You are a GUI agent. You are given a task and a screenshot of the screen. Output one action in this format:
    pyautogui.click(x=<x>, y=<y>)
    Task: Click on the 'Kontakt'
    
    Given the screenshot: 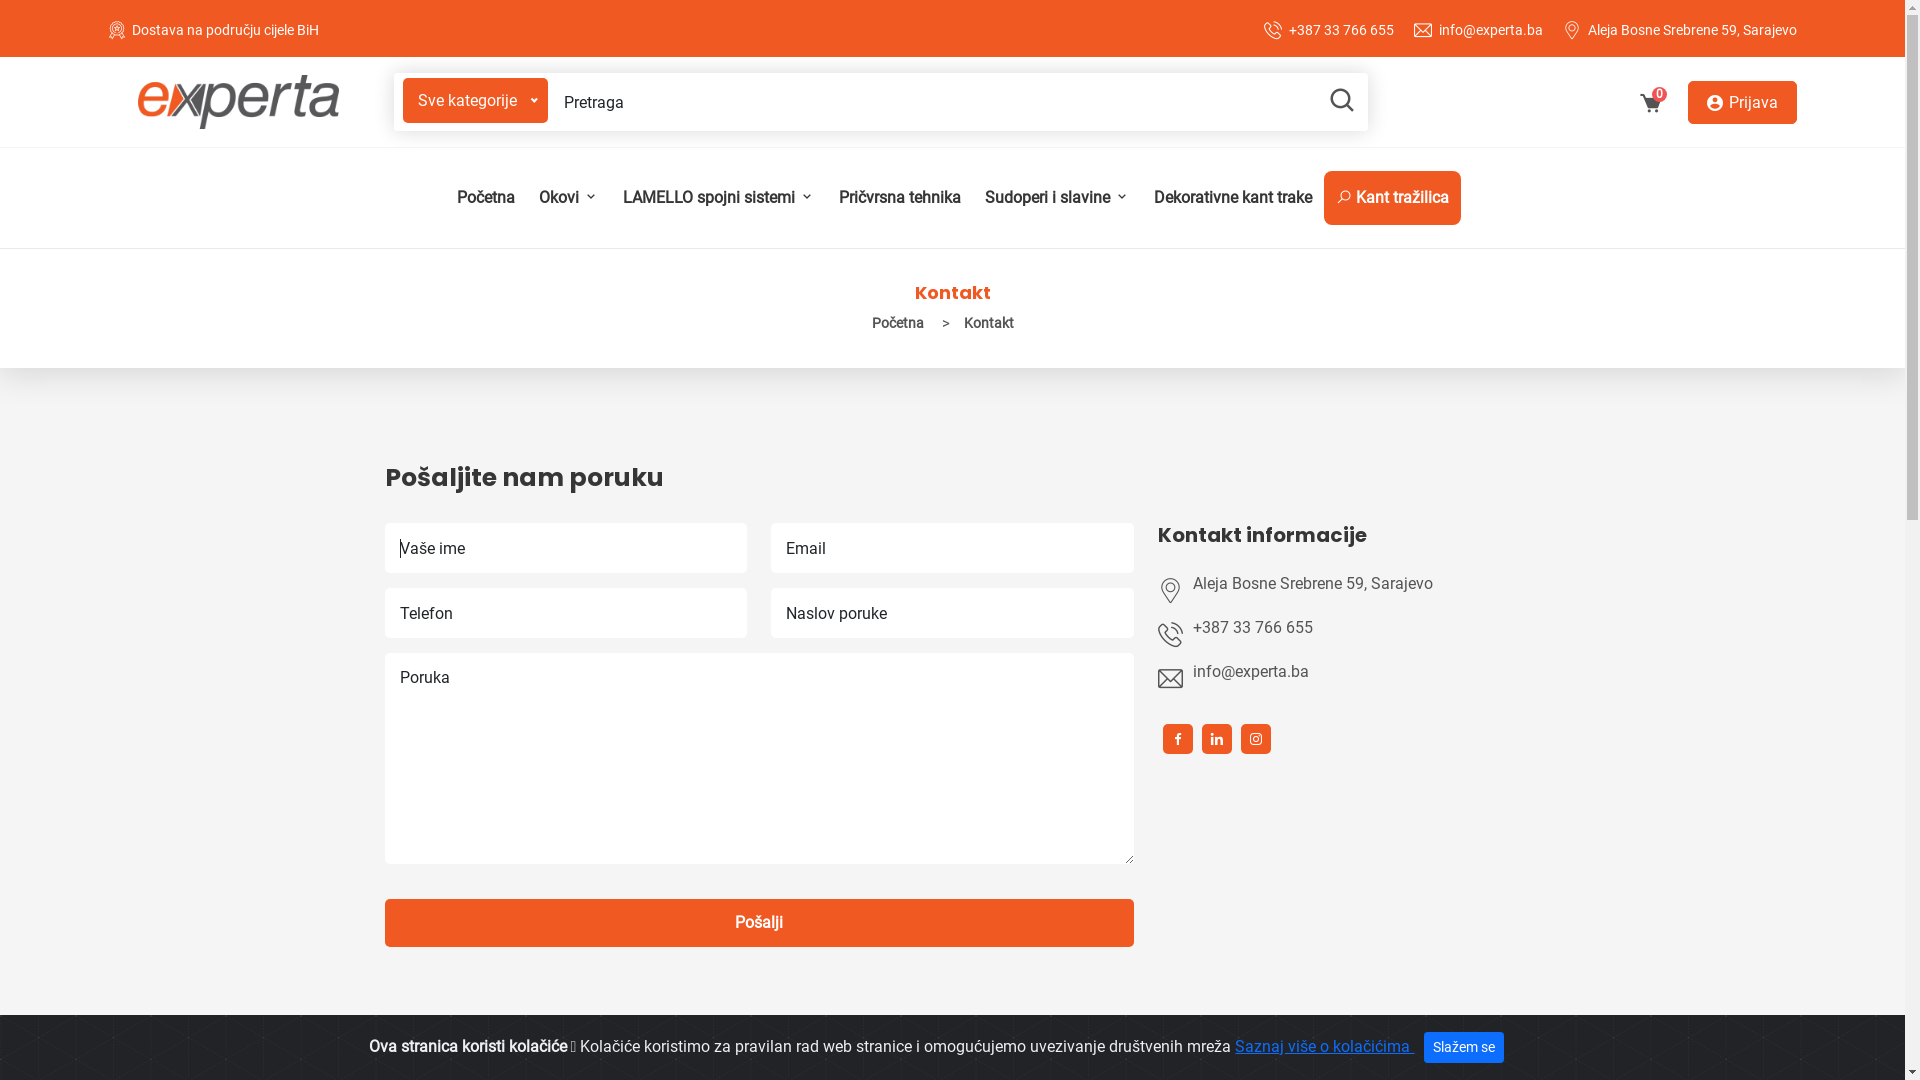 What is the action you would take?
    pyautogui.click(x=954, y=322)
    